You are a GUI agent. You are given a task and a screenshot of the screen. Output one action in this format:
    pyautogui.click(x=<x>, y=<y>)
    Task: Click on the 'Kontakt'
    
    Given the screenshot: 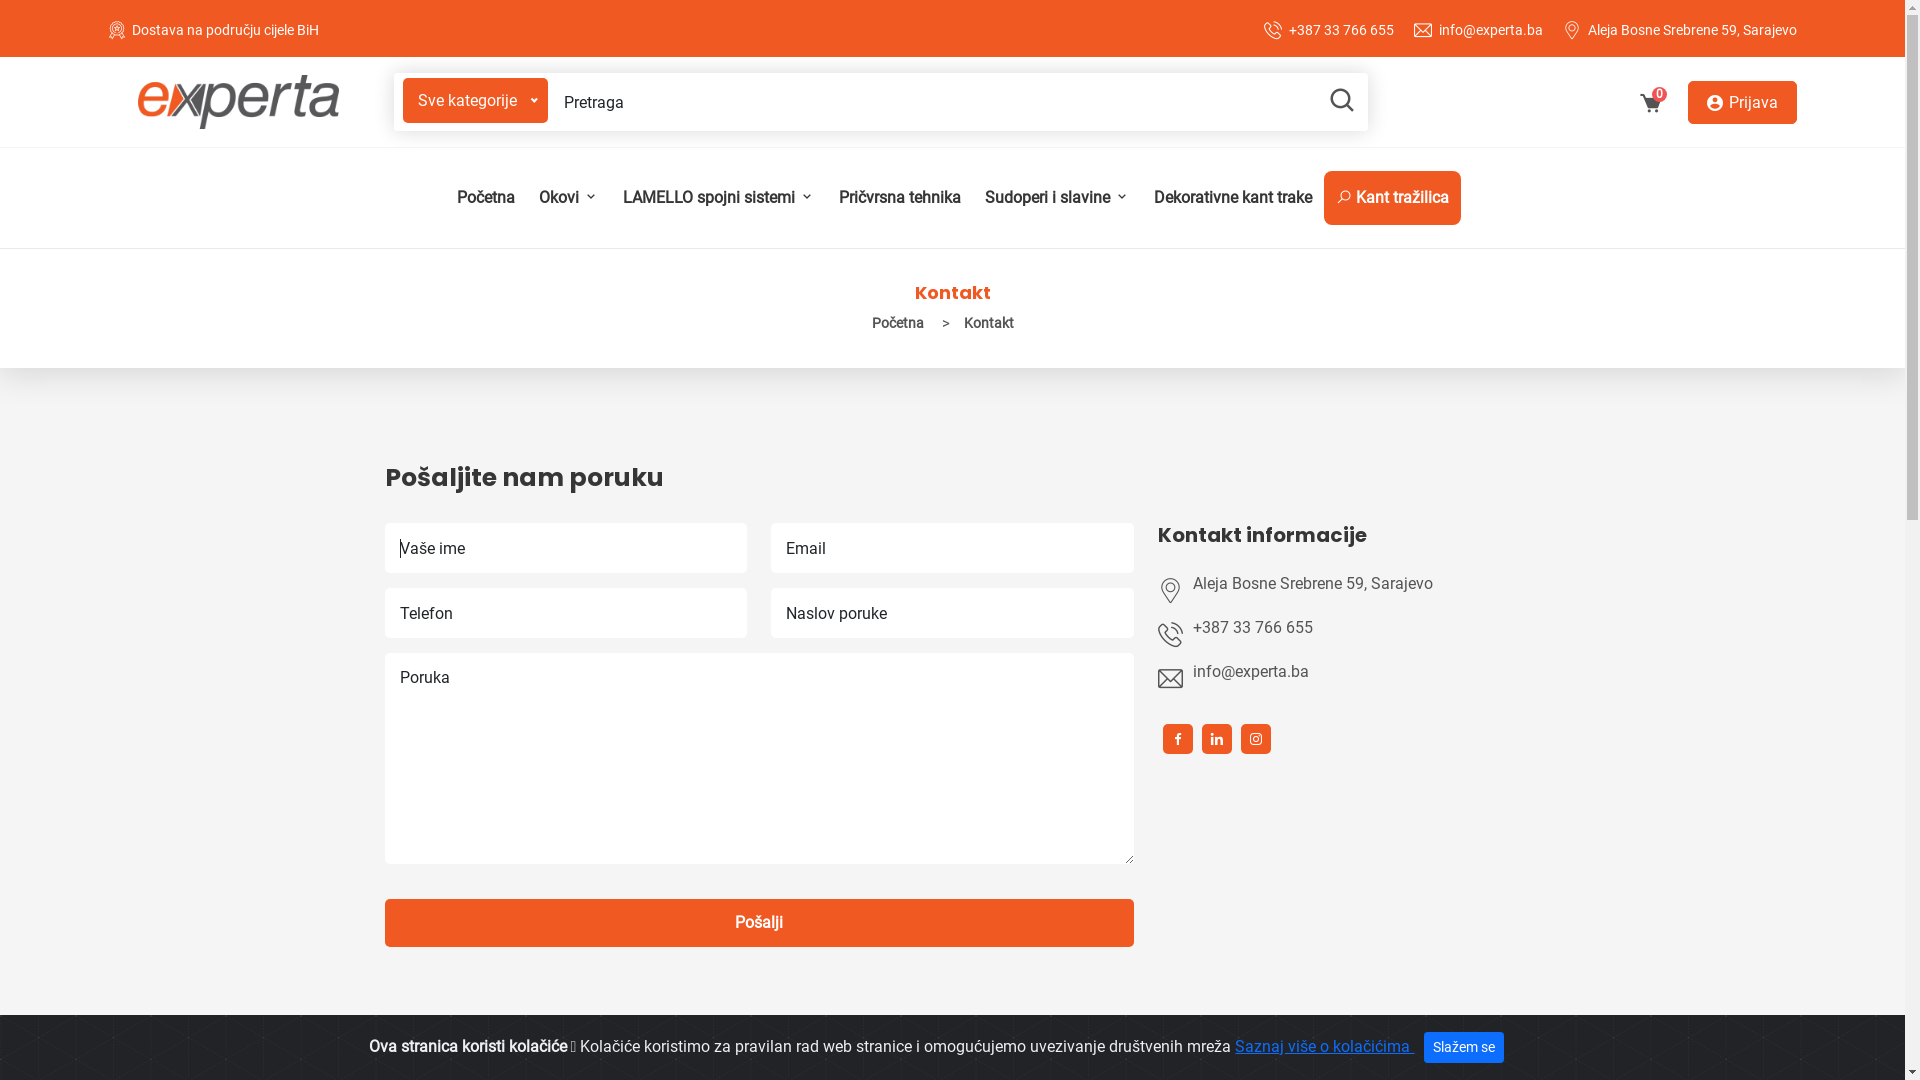 What is the action you would take?
    pyautogui.click(x=954, y=322)
    